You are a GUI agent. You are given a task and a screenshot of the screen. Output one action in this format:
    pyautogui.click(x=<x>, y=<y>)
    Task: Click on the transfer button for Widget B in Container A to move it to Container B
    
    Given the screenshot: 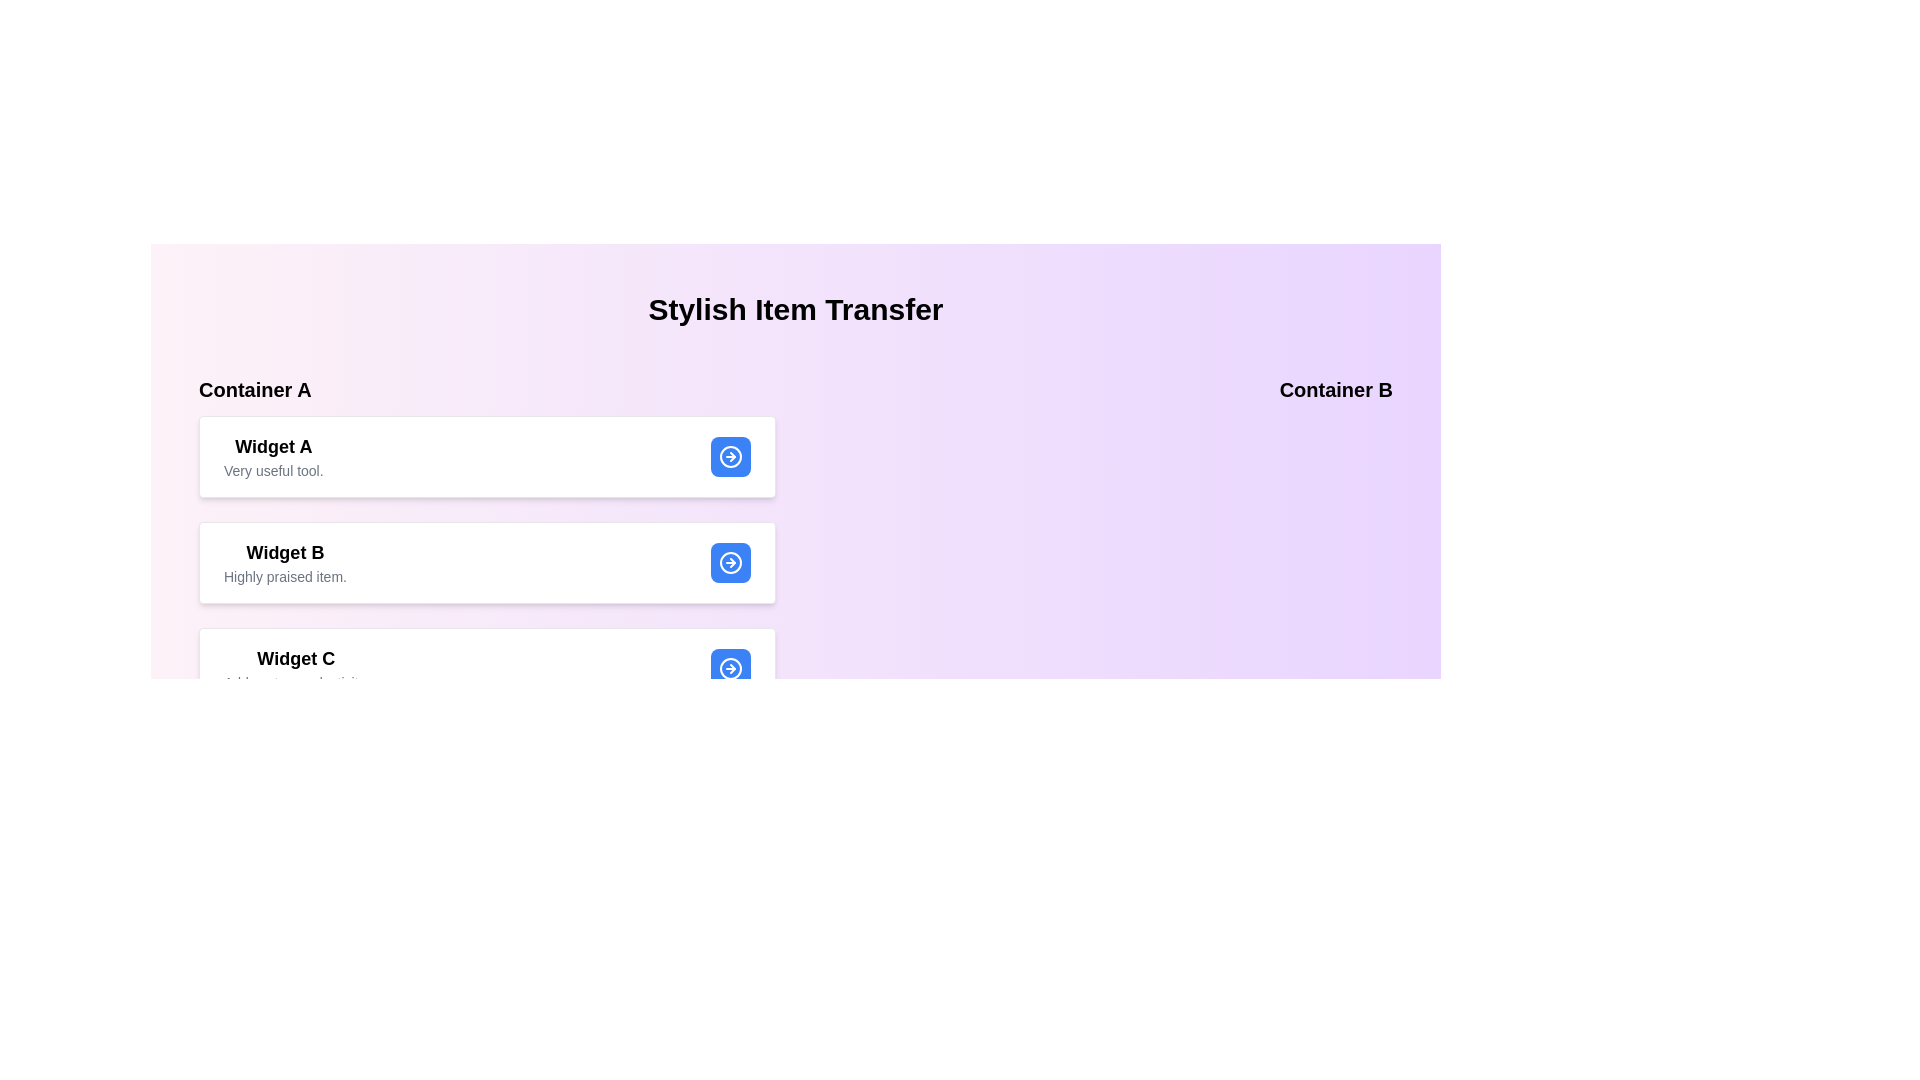 What is the action you would take?
    pyautogui.click(x=729, y=563)
    